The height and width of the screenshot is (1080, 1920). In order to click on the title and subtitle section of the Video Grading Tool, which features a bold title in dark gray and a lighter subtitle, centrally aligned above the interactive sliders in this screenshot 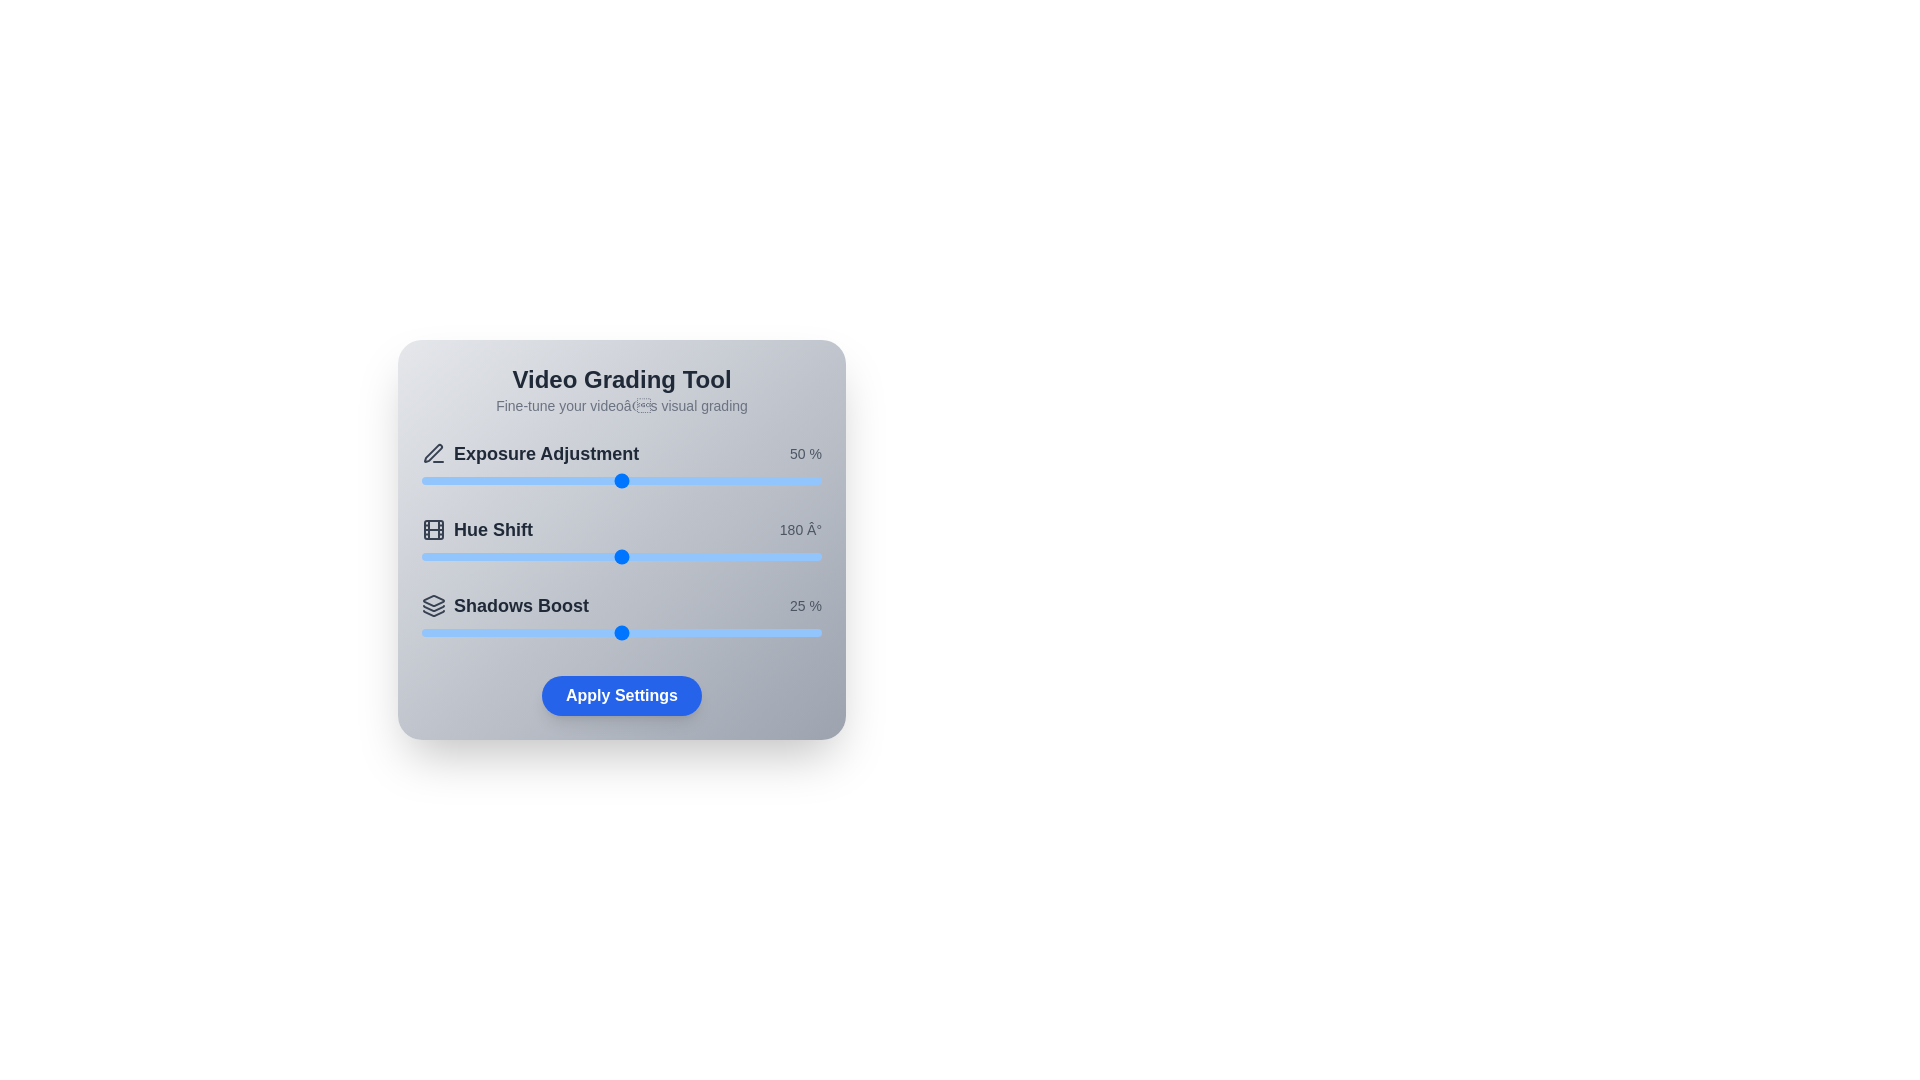, I will do `click(621, 389)`.